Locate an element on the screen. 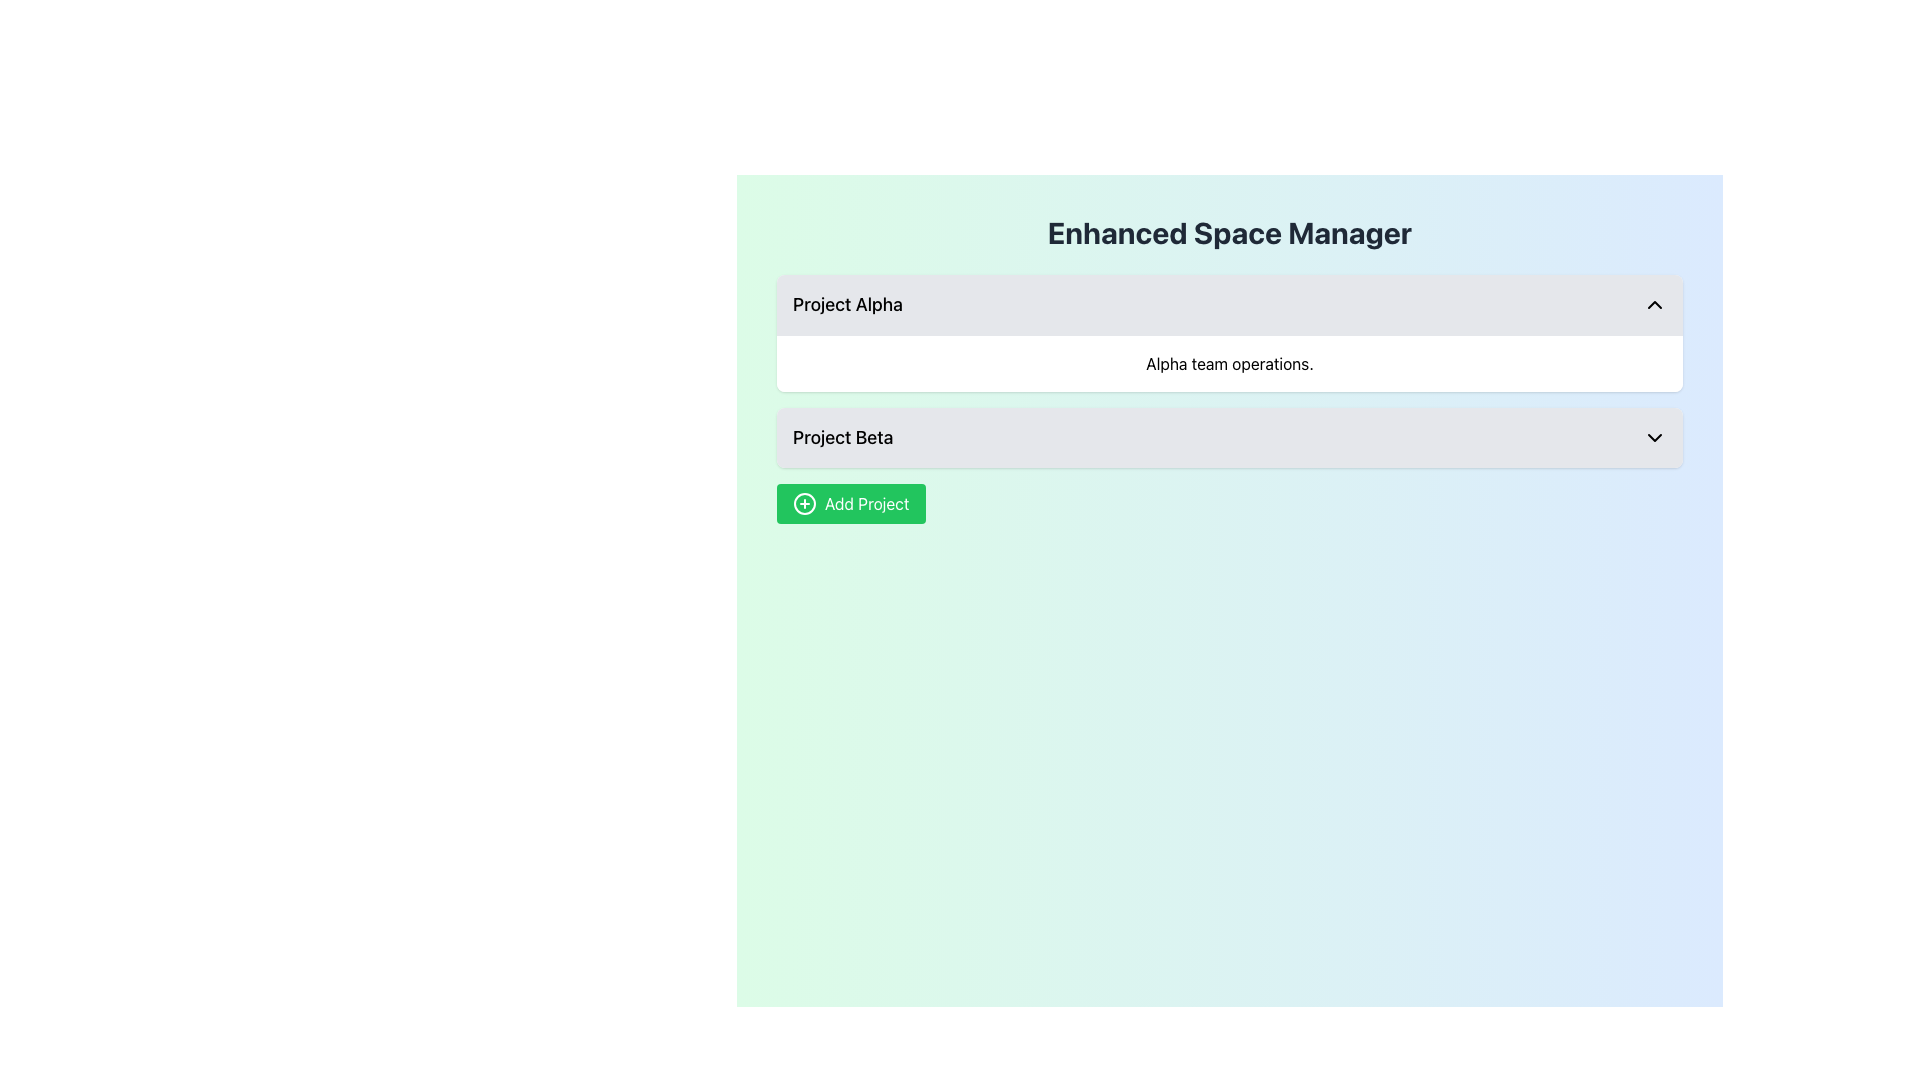 The image size is (1920, 1080). the Static Text Label that provides context about 'Alpha team operations', positioned between 'Project Alpha' and 'Project Beta' is located at coordinates (1228, 363).